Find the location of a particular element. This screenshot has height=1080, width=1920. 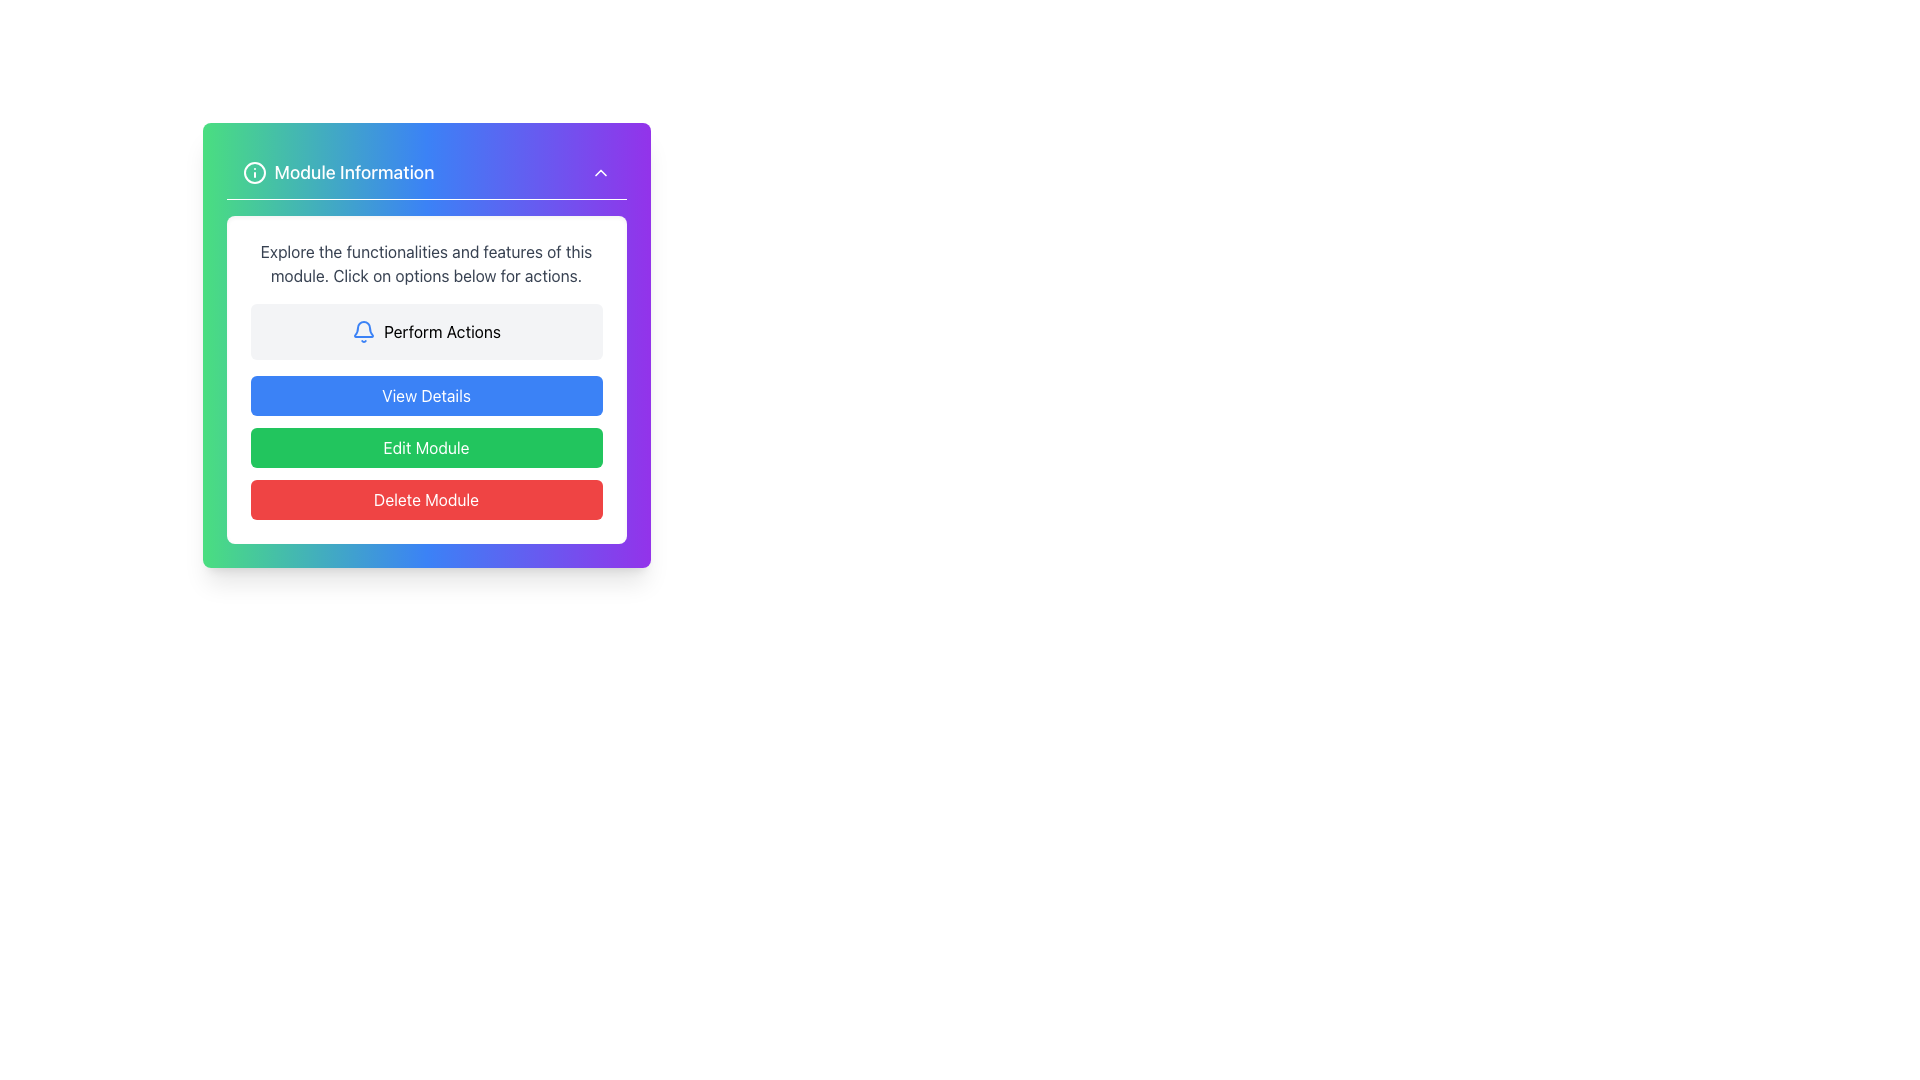

the green 'Edit Module' button to visualize its hover effect, which changes the background color to a darker green shade is located at coordinates (425, 446).